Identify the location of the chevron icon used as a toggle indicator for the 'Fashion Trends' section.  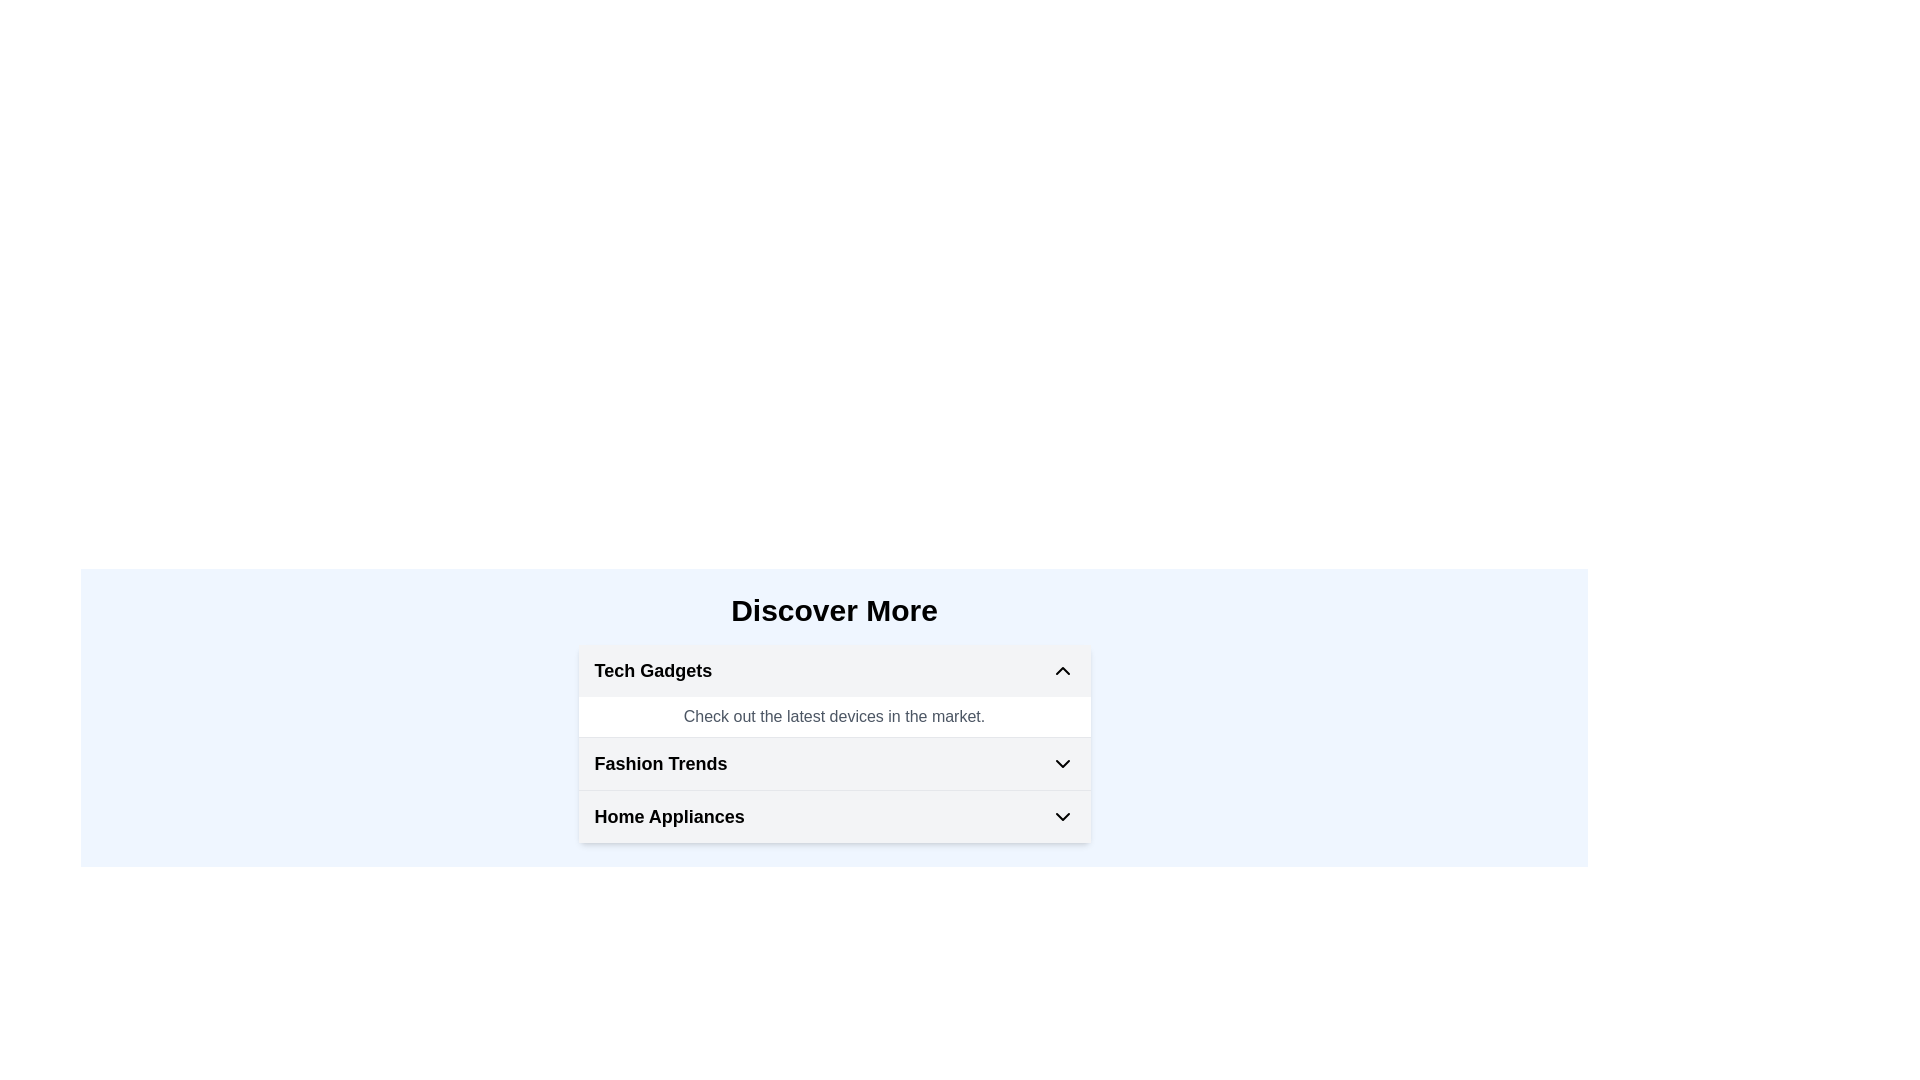
(1061, 763).